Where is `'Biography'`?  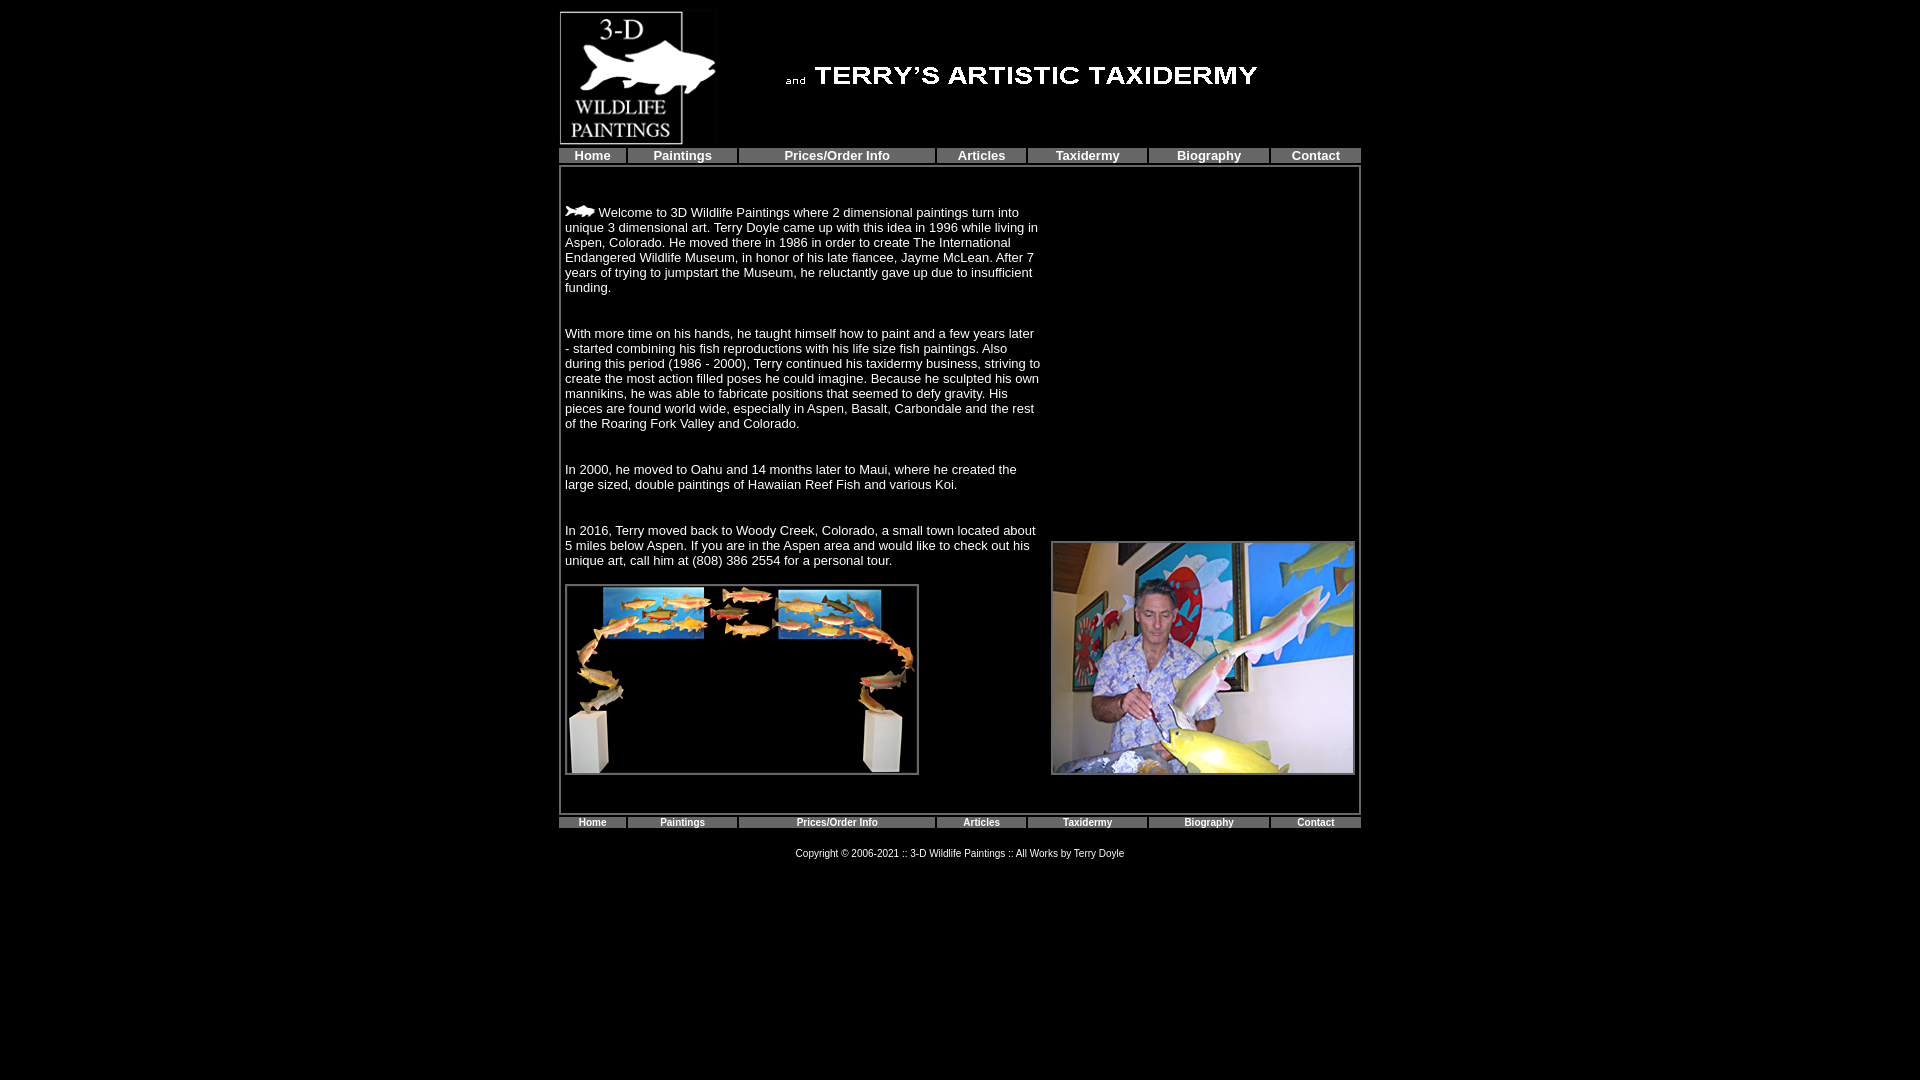
'Biography' is located at coordinates (1208, 154).